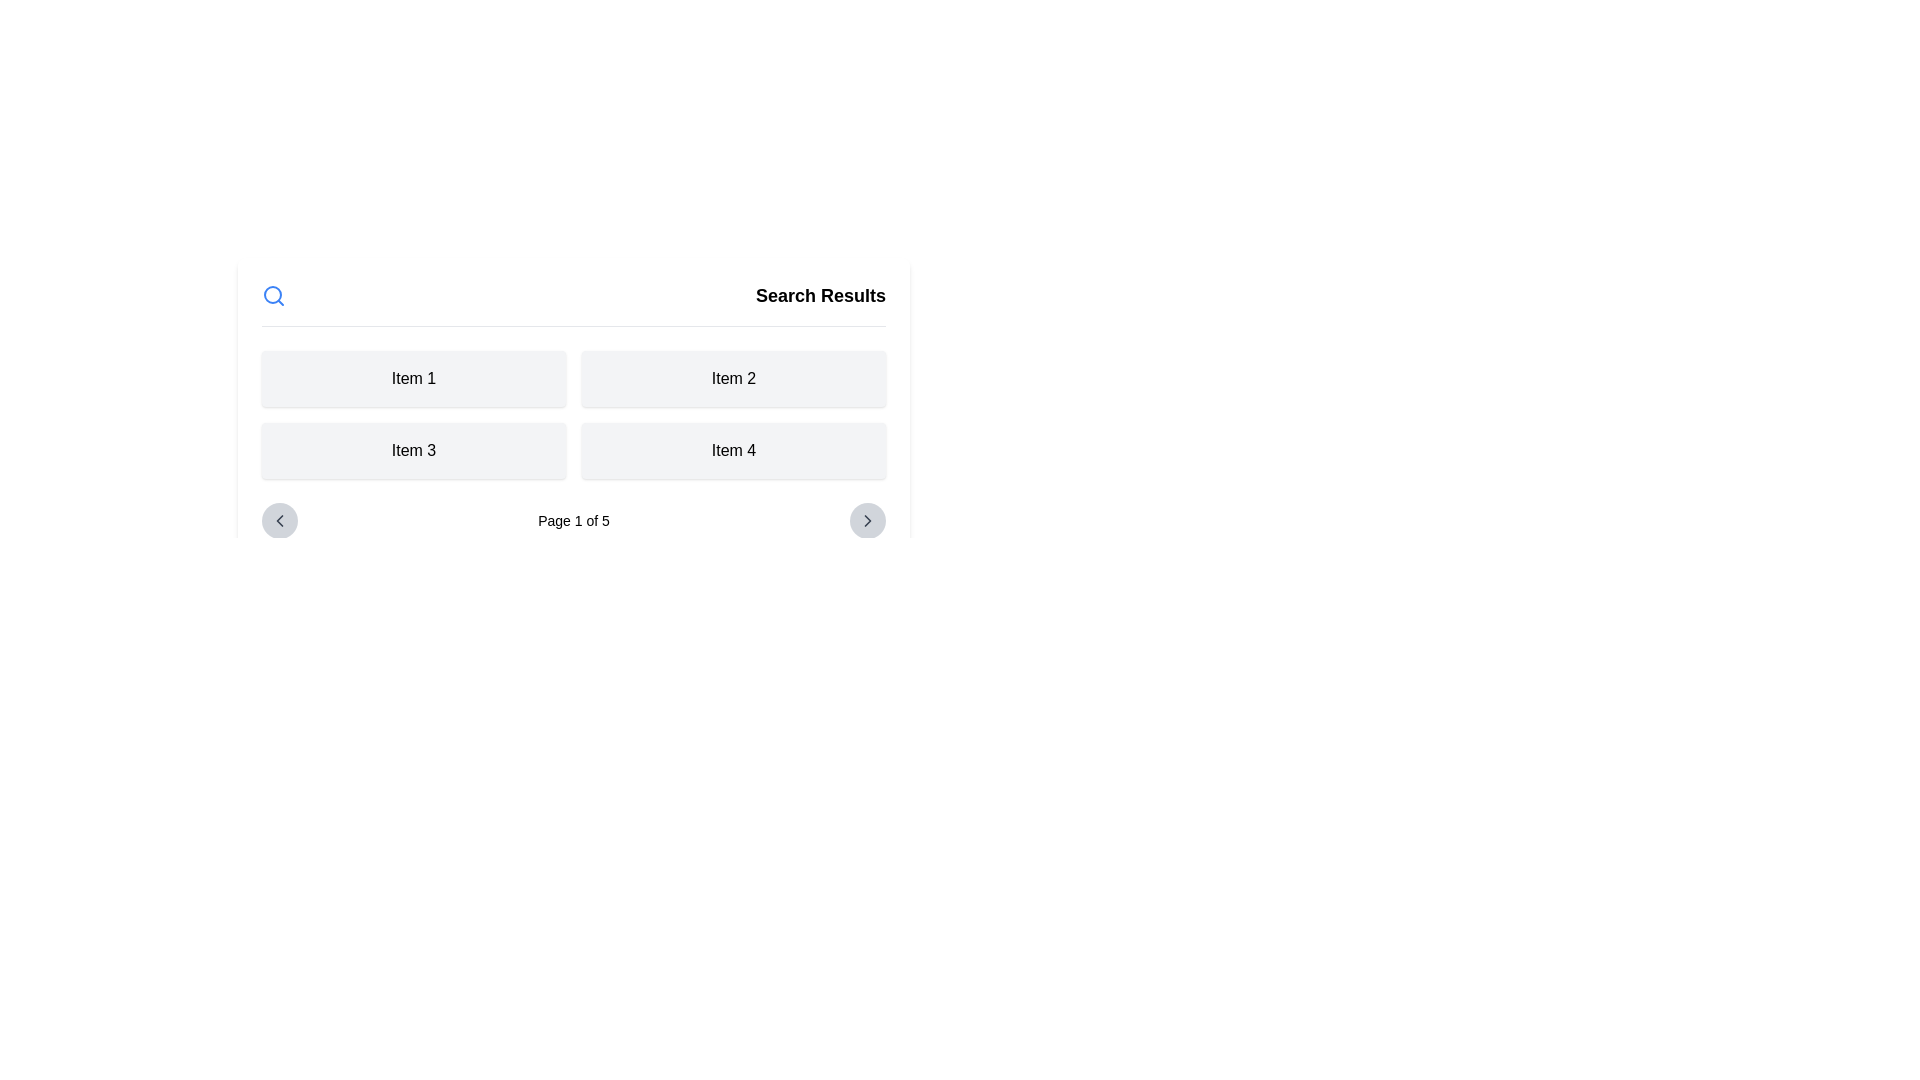 Image resolution: width=1920 pixels, height=1080 pixels. I want to click on the circular button with a light gray background and a rightward-pointing chevron icon, so click(868, 519).